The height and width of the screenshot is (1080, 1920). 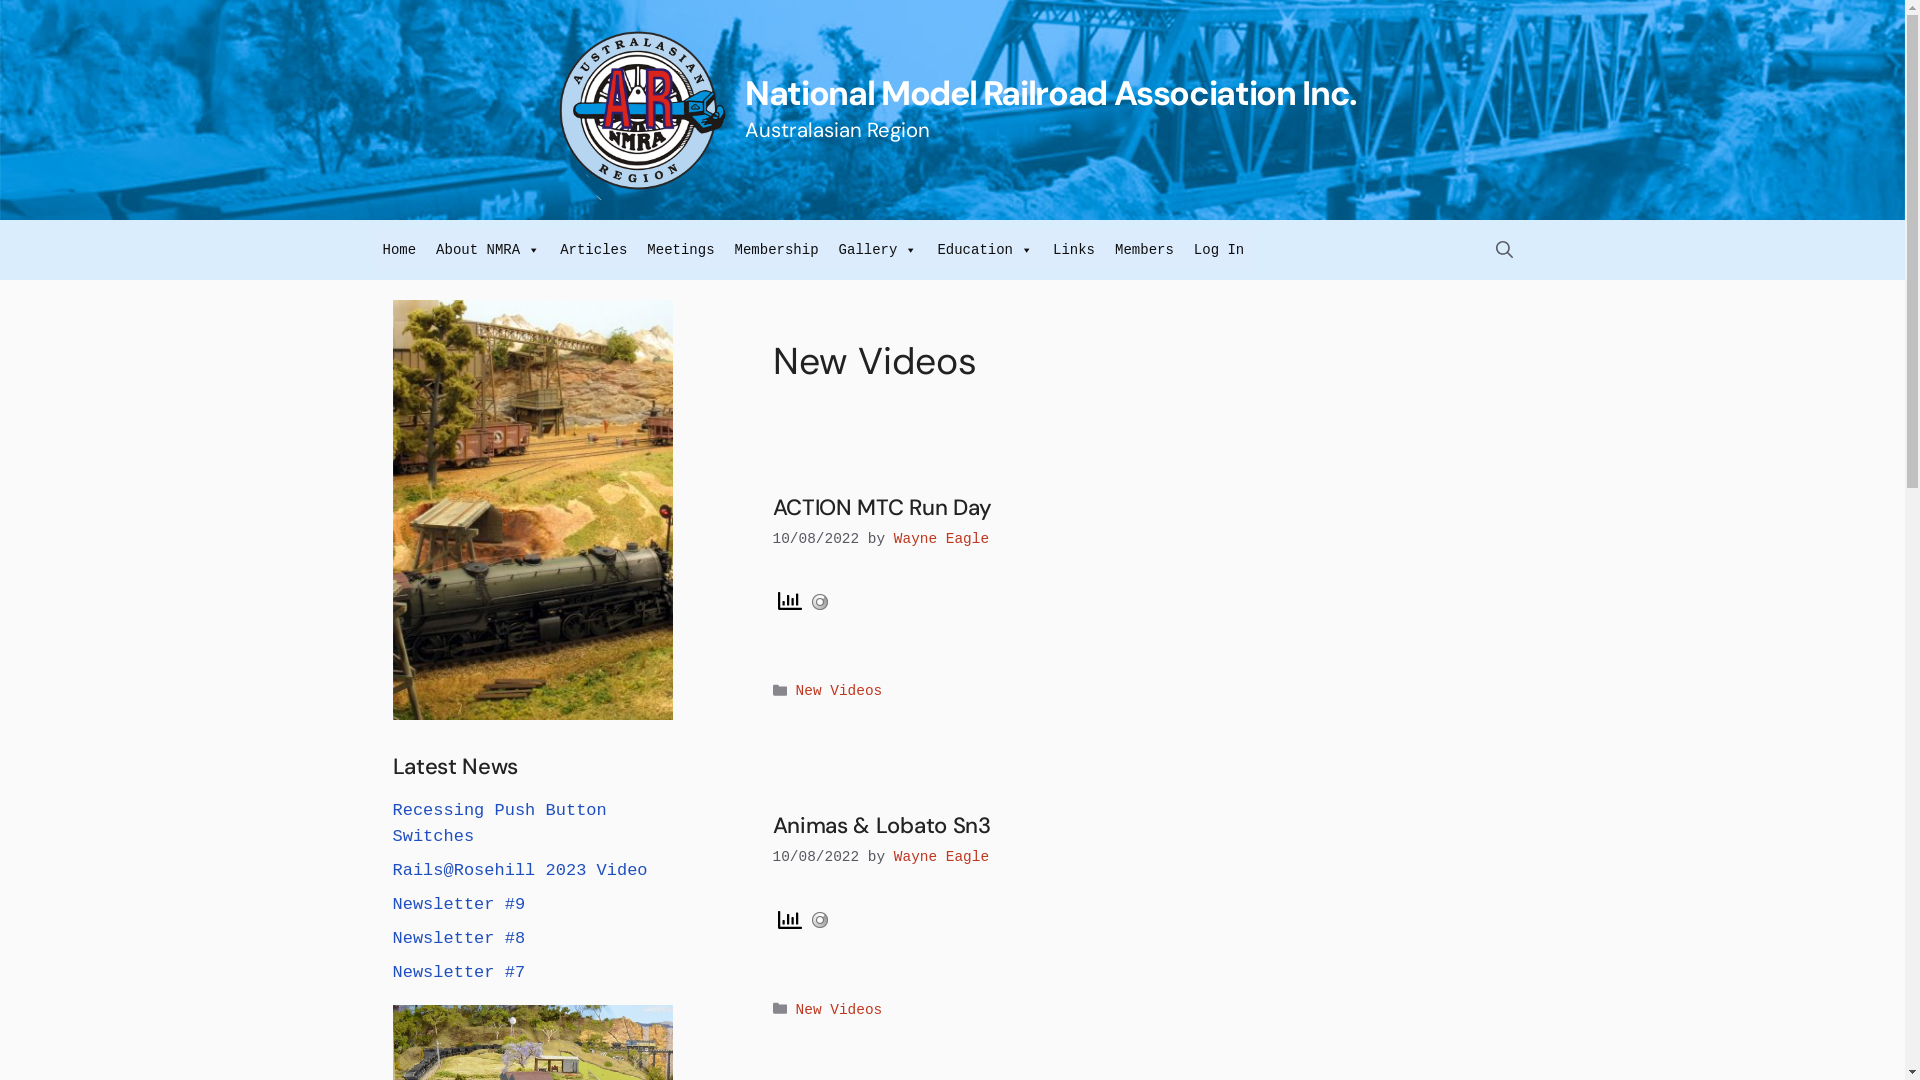 I want to click on 'Newsletter #9', so click(x=457, y=904).